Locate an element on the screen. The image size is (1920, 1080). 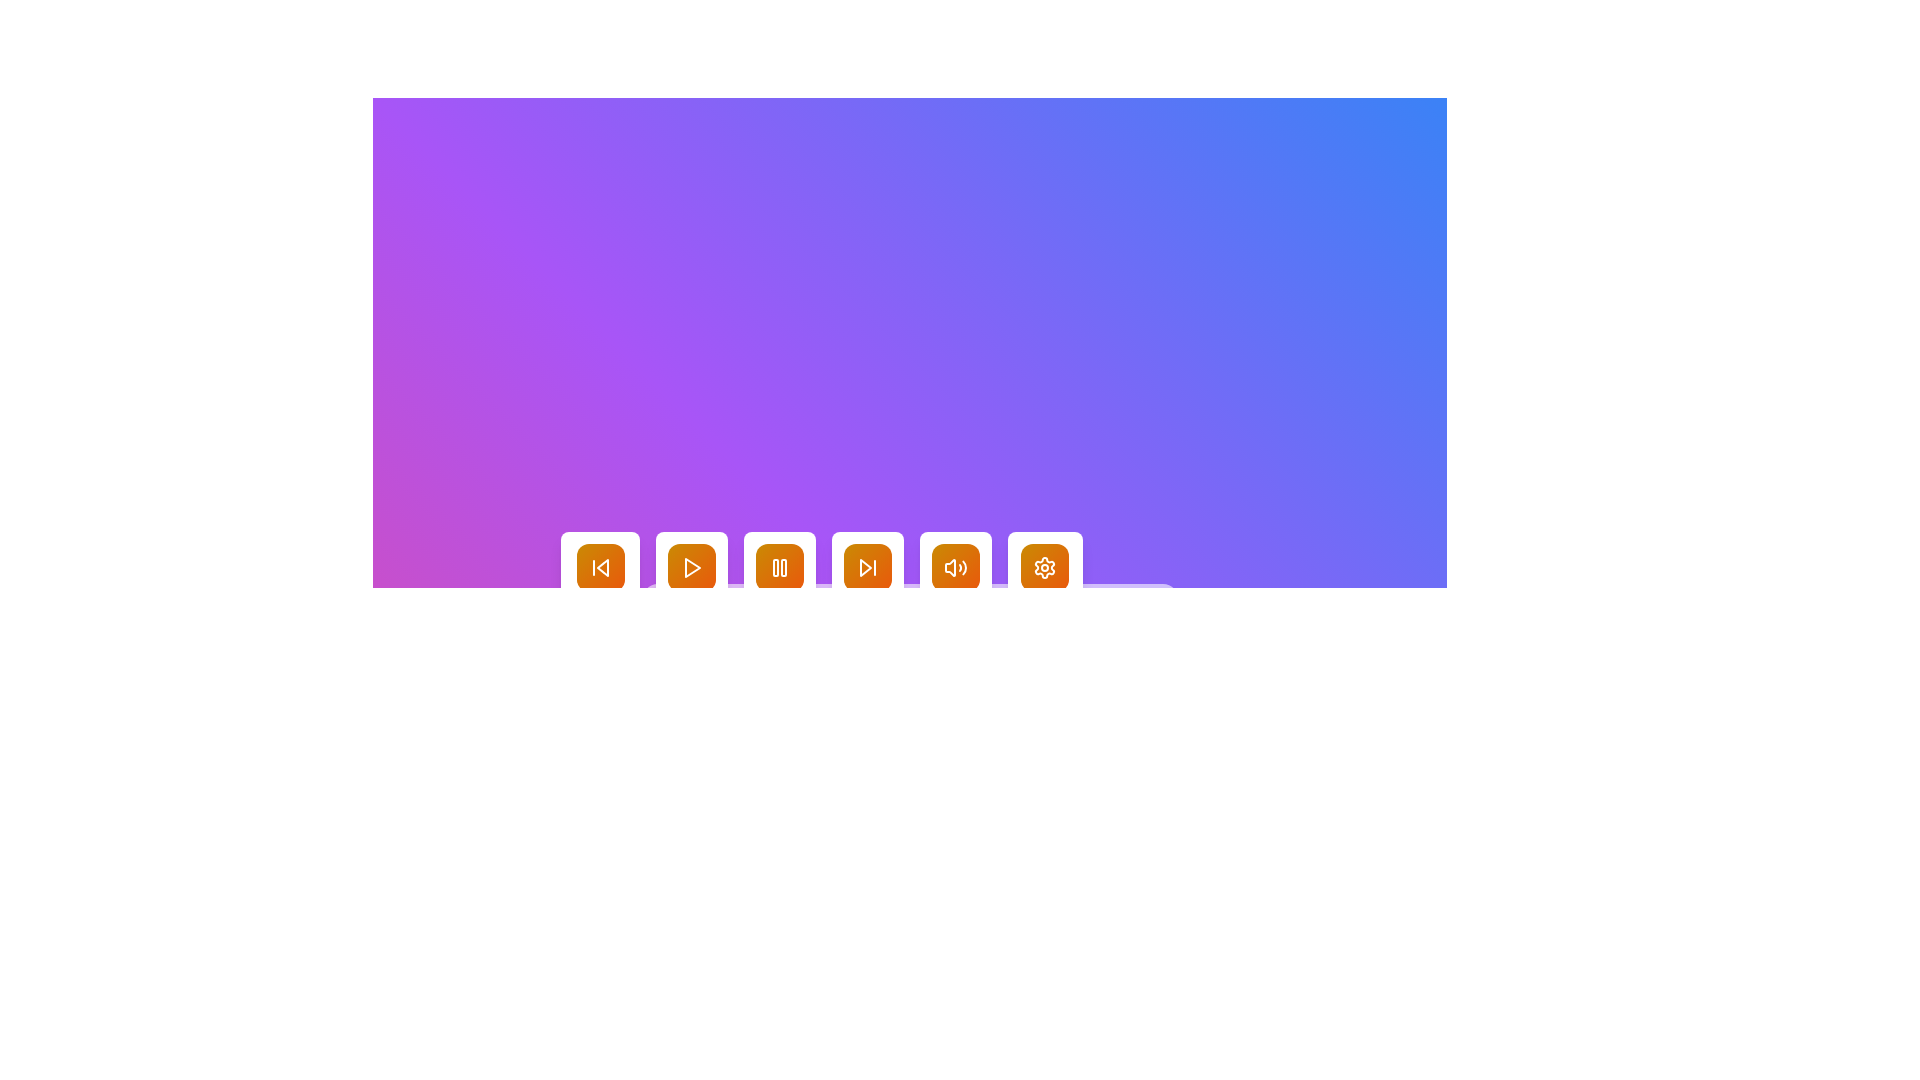
the pause button located in the control bar at the bottom of the interface is located at coordinates (821, 582).